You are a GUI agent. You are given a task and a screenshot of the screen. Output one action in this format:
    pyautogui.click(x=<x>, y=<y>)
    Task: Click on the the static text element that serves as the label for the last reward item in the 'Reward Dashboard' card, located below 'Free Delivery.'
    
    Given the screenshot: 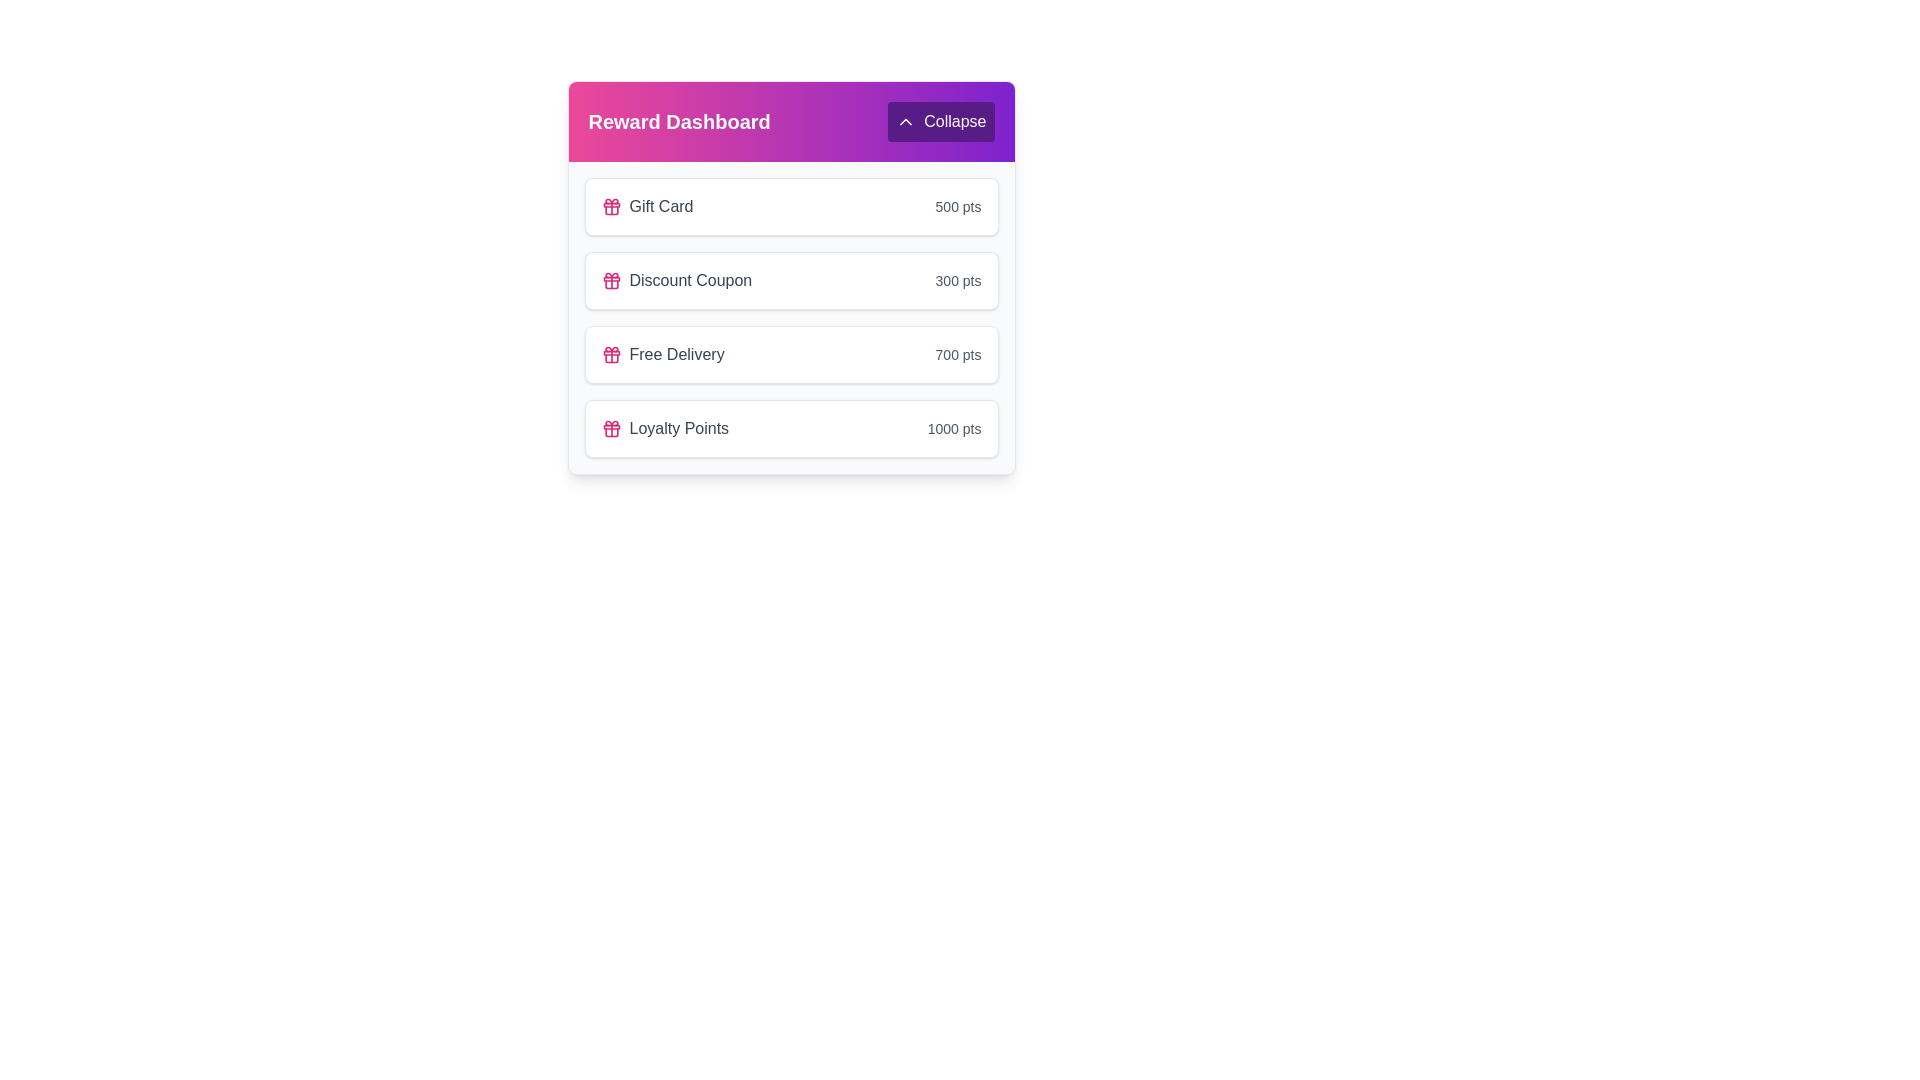 What is the action you would take?
    pyautogui.click(x=679, y=427)
    